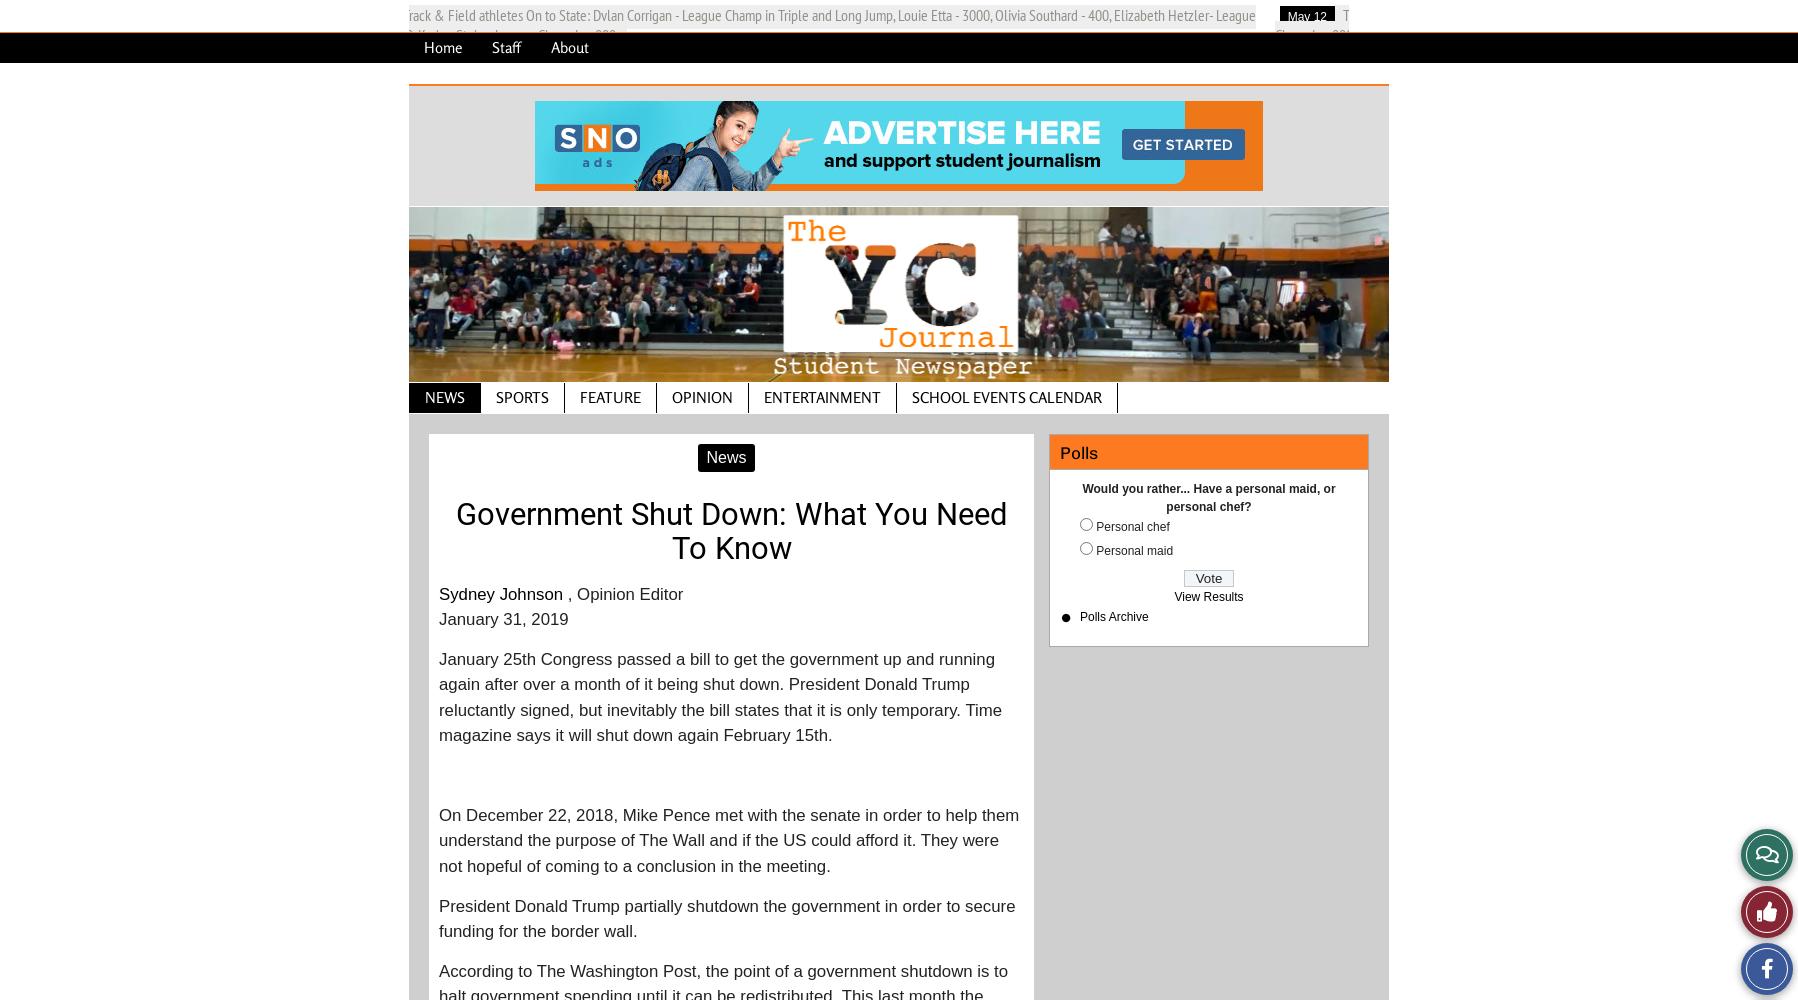 The width and height of the screenshot is (1798, 1000). Describe the element at coordinates (1207, 497) in the screenshot. I see `'Would you rather... Have a personal maid, or personal chef?'` at that location.